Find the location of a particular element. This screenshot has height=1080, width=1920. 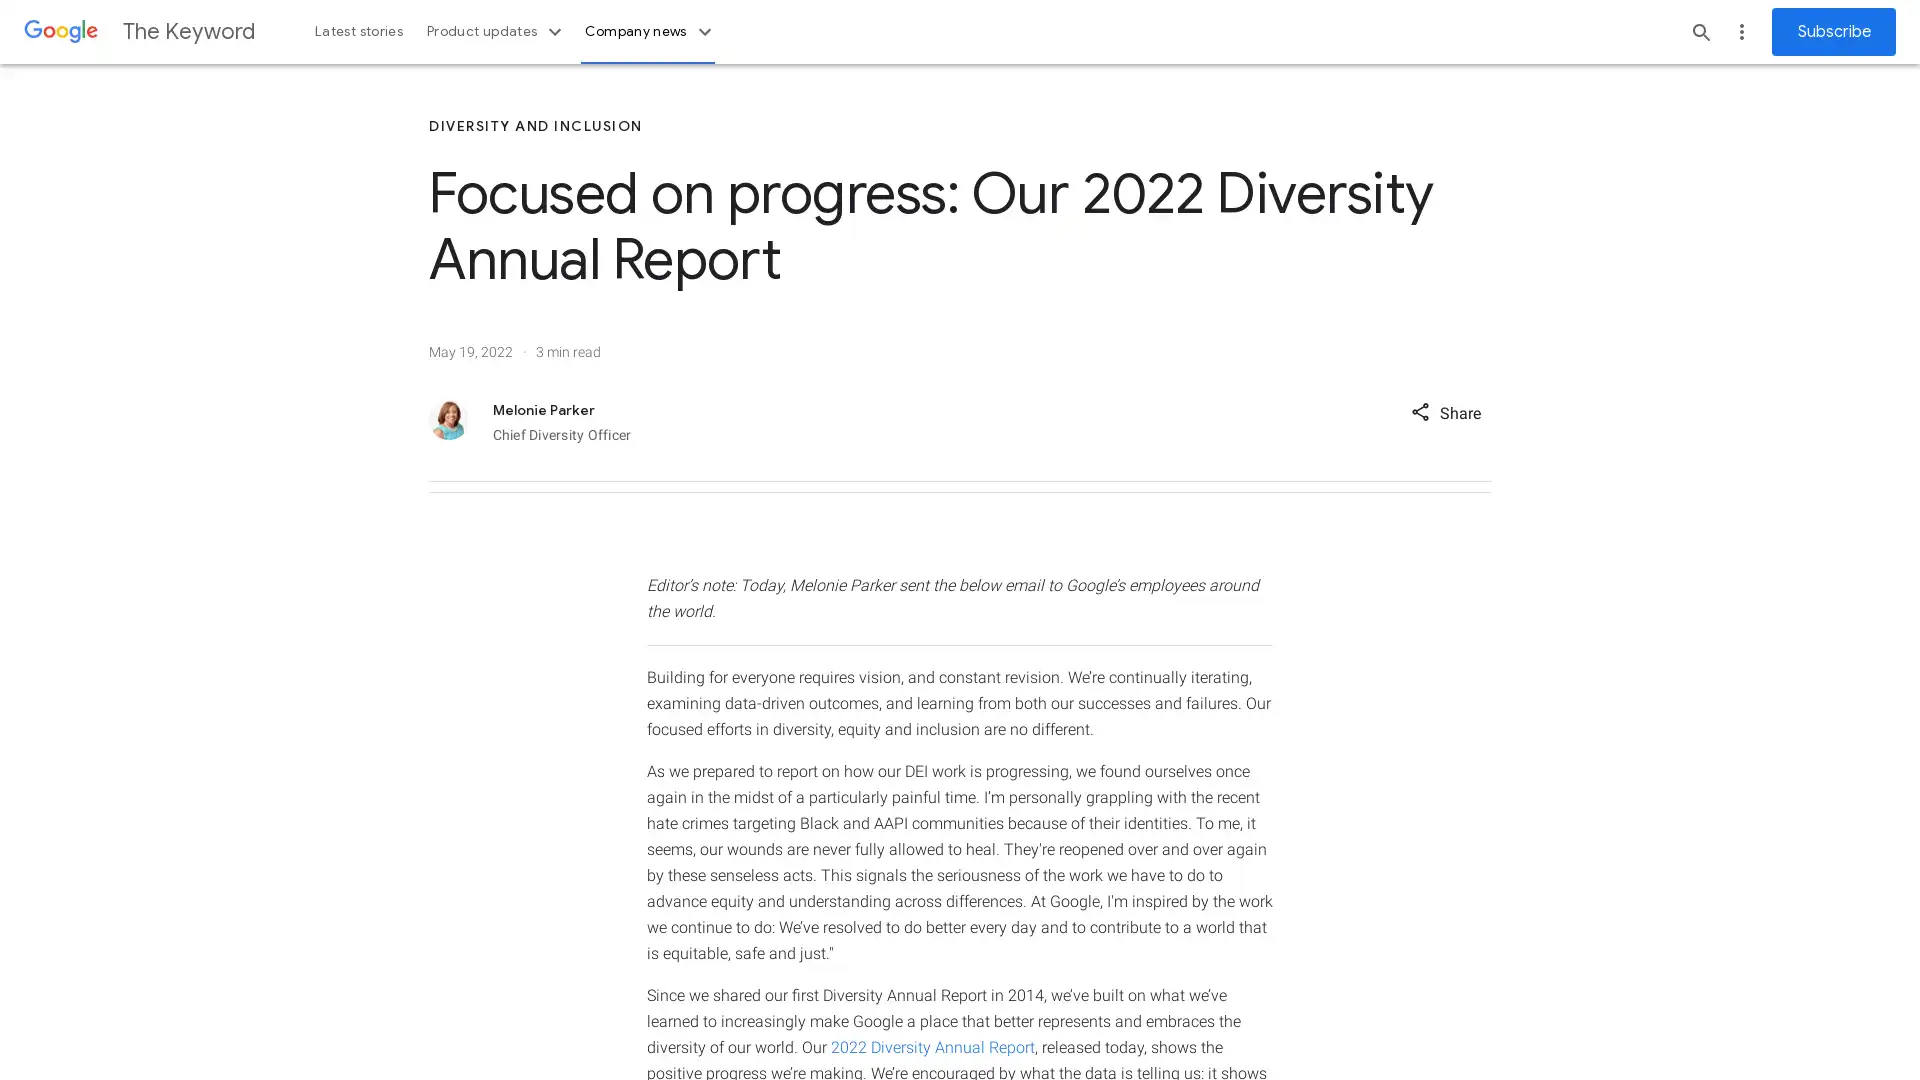

Search is located at coordinates (1701, 31).